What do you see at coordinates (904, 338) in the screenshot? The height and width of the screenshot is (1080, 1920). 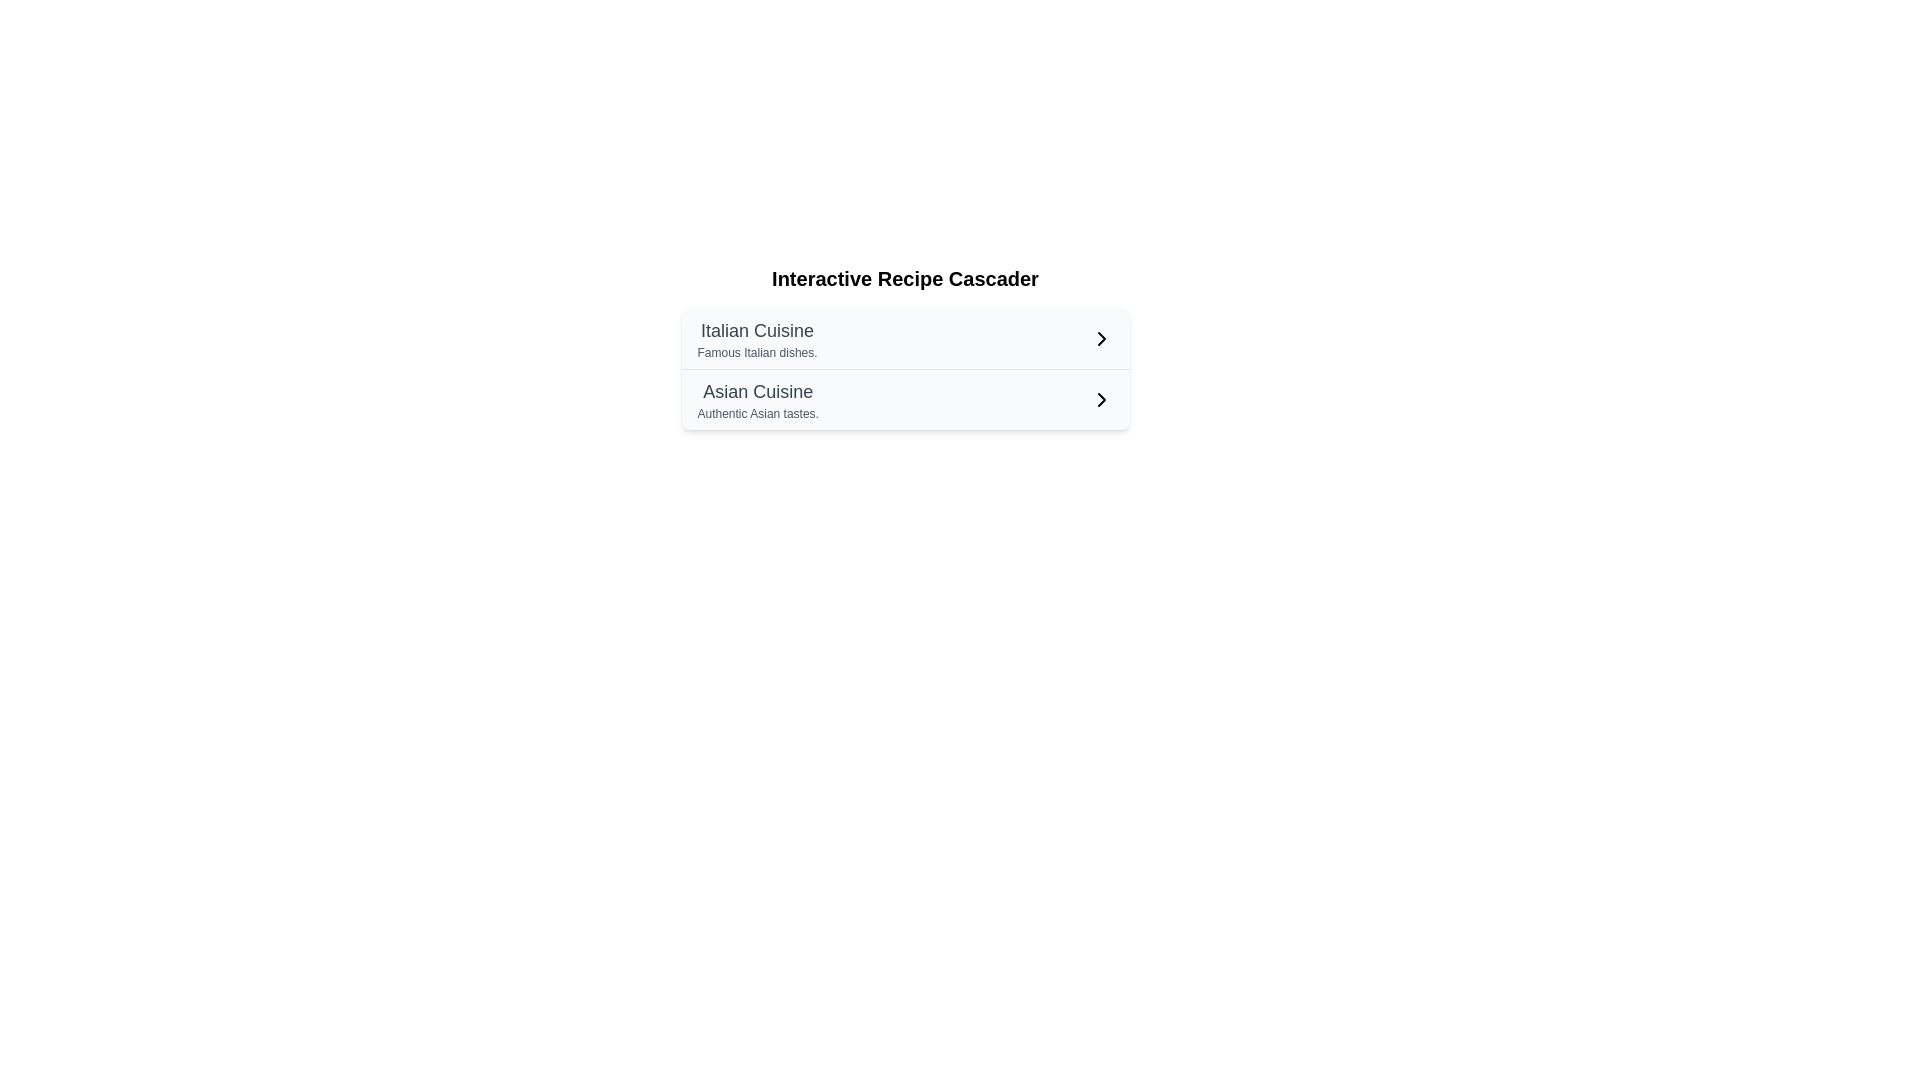 I see `the first list item for Italian cuisine` at bounding box center [904, 338].